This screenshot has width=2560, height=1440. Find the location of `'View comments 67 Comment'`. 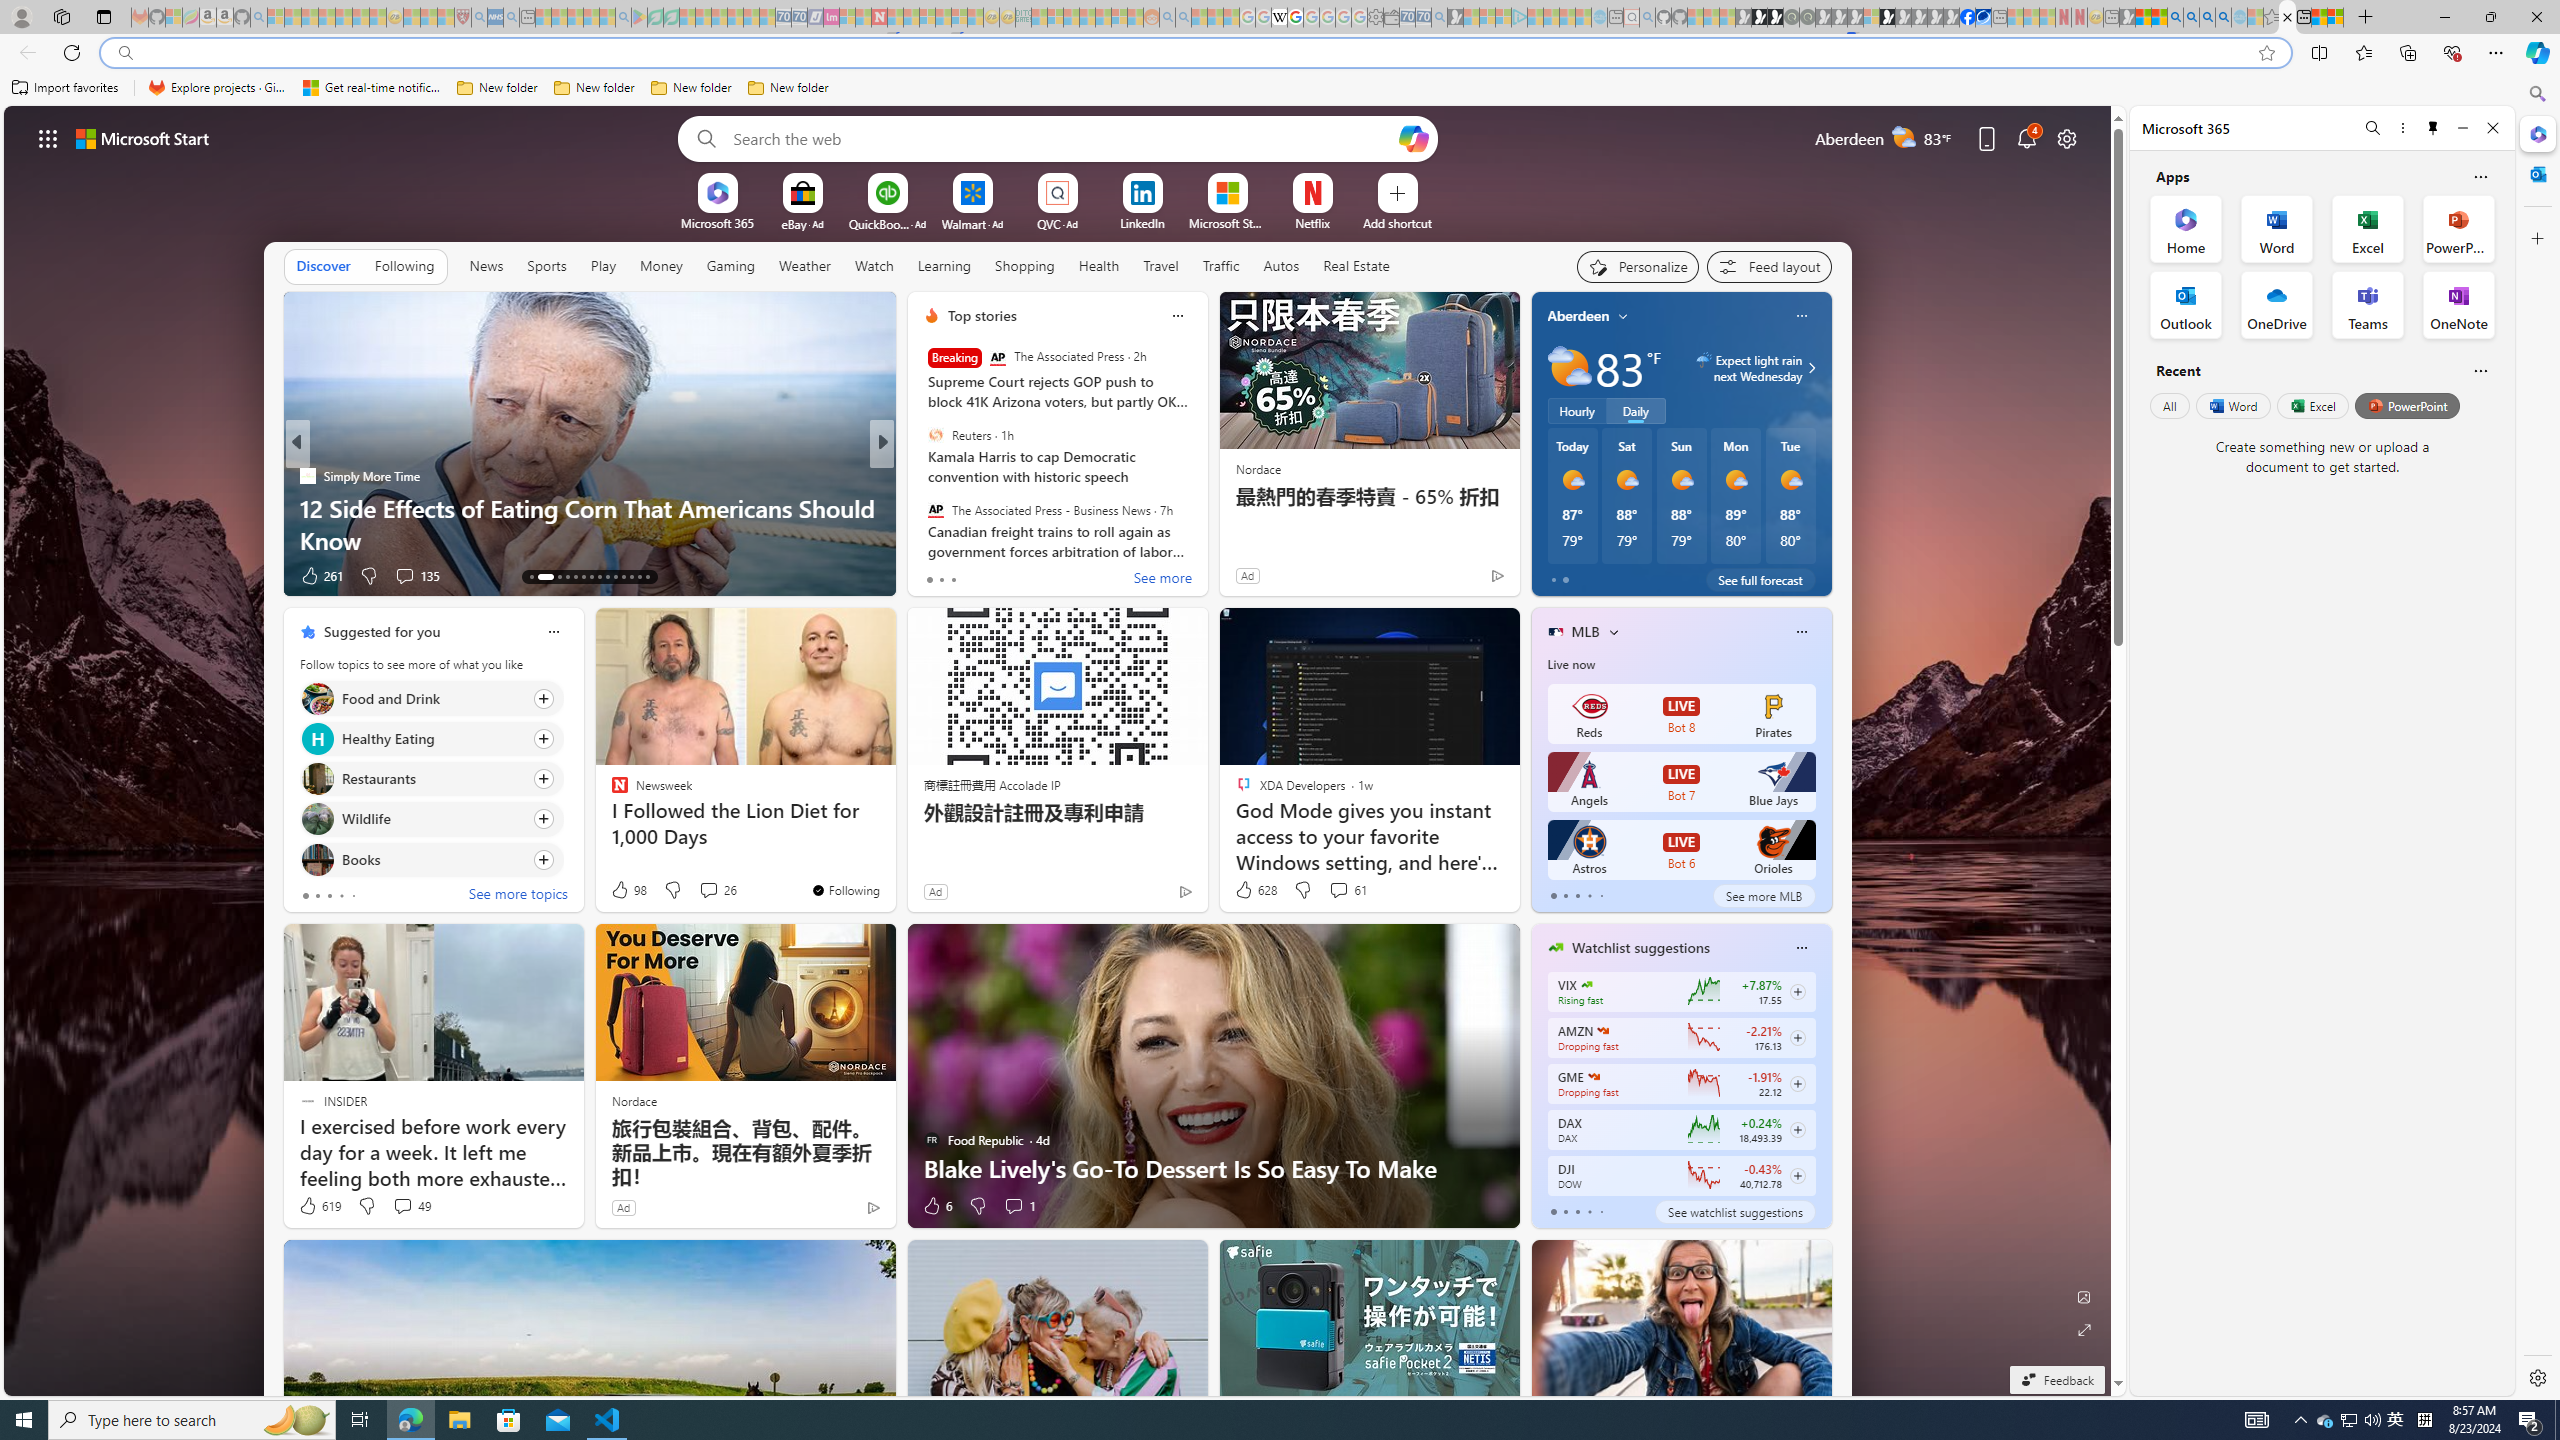

'View comments 67 Comment' is located at coordinates (1012, 574).